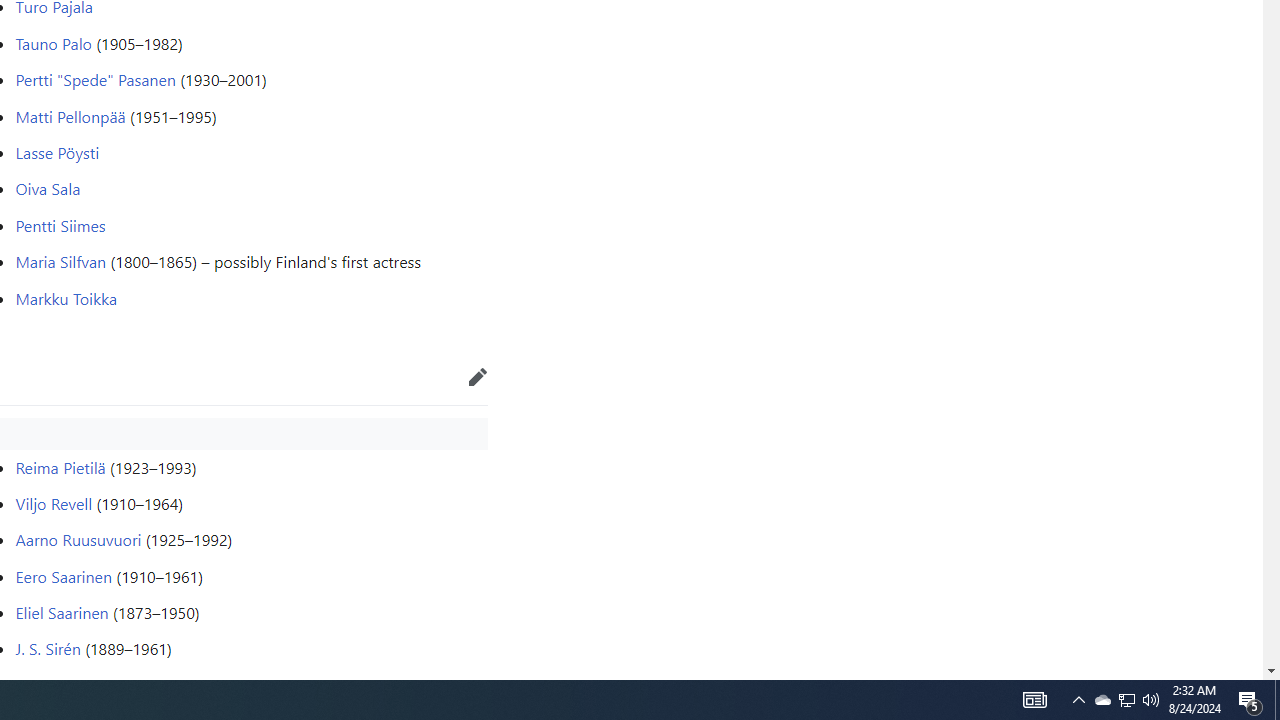 Image resolution: width=1280 pixels, height=720 pixels. What do you see at coordinates (477, 376) in the screenshot?
I see `'edit'` at bounding box center [477, 376].